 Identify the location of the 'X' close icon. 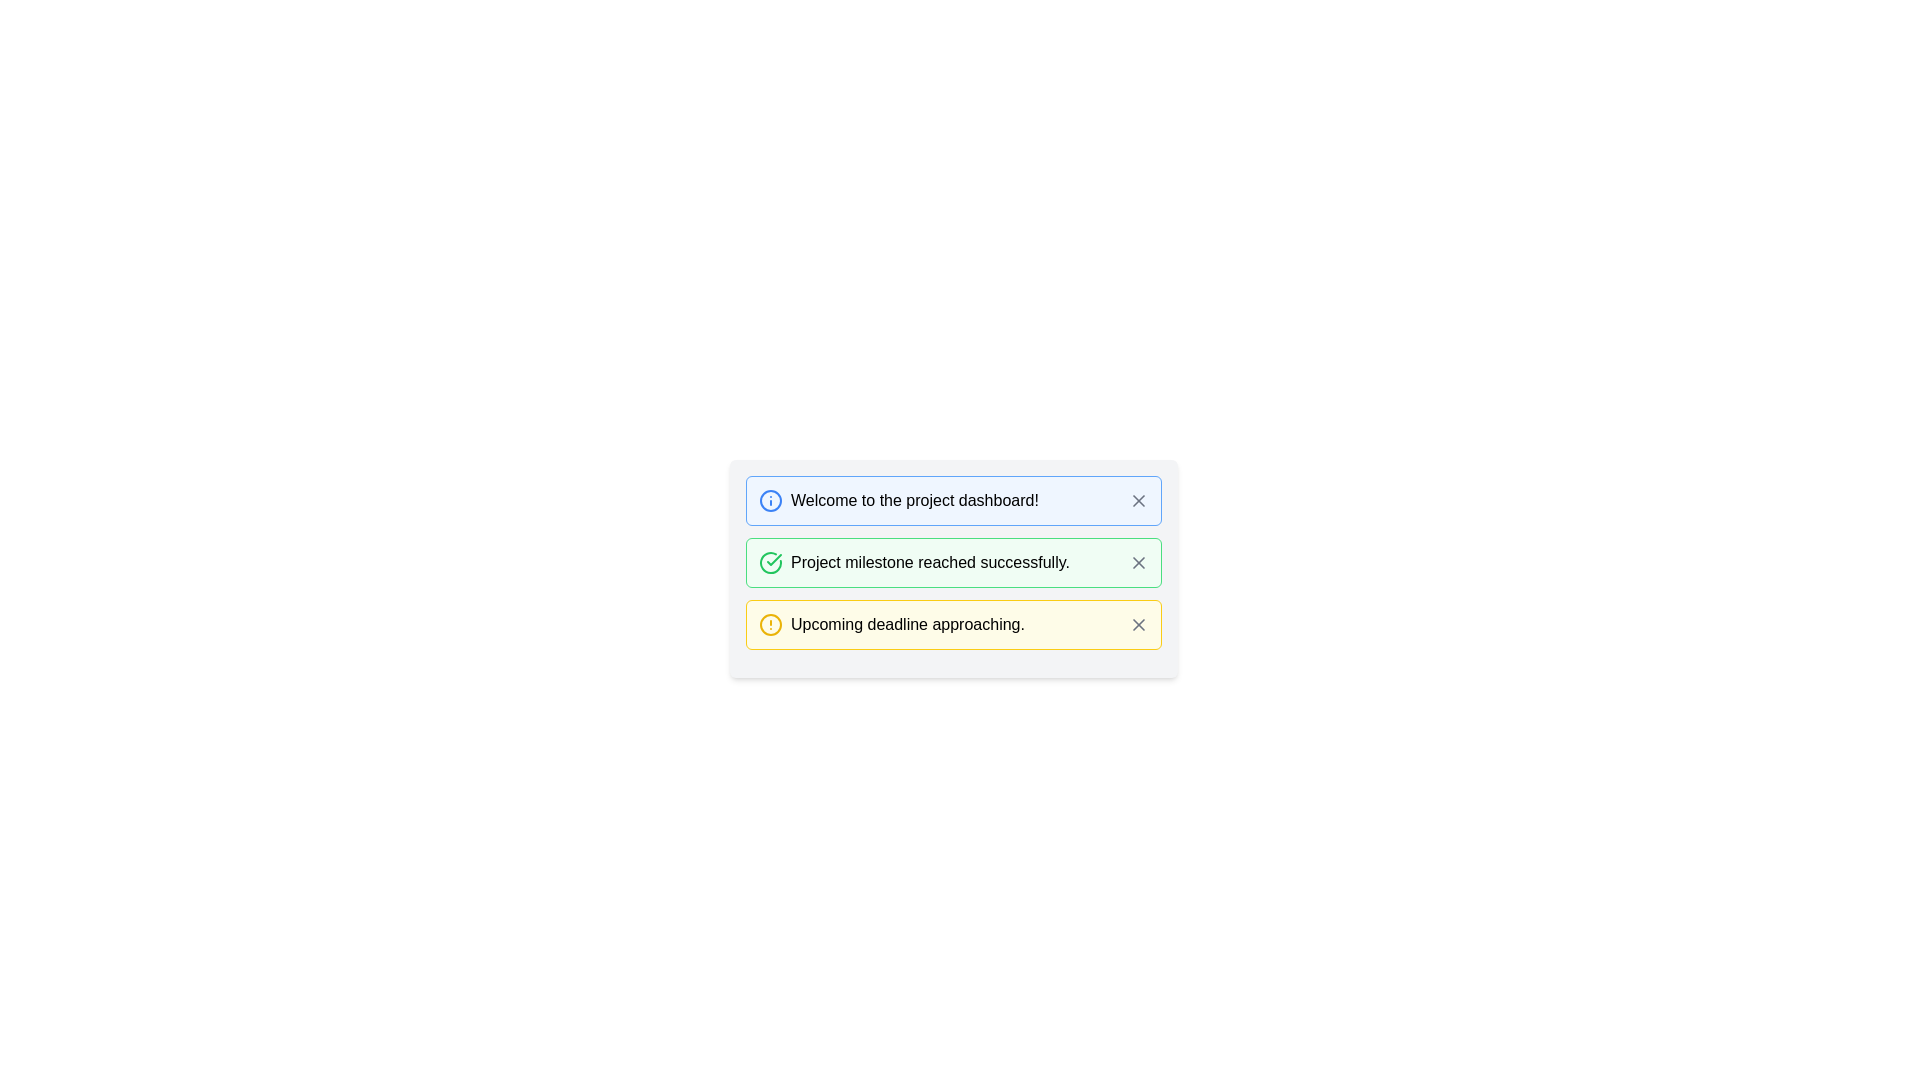
(1138, 623).